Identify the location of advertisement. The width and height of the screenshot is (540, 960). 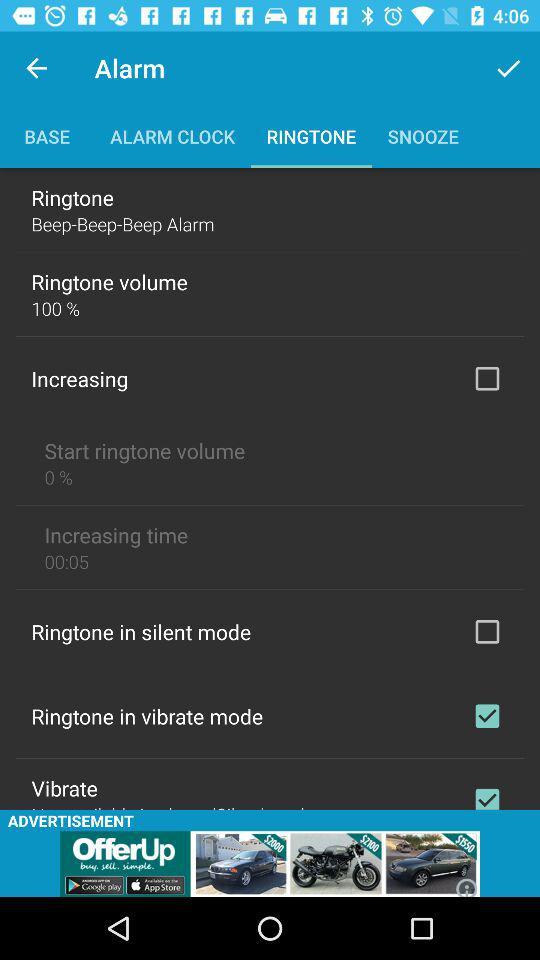
(270, 863).